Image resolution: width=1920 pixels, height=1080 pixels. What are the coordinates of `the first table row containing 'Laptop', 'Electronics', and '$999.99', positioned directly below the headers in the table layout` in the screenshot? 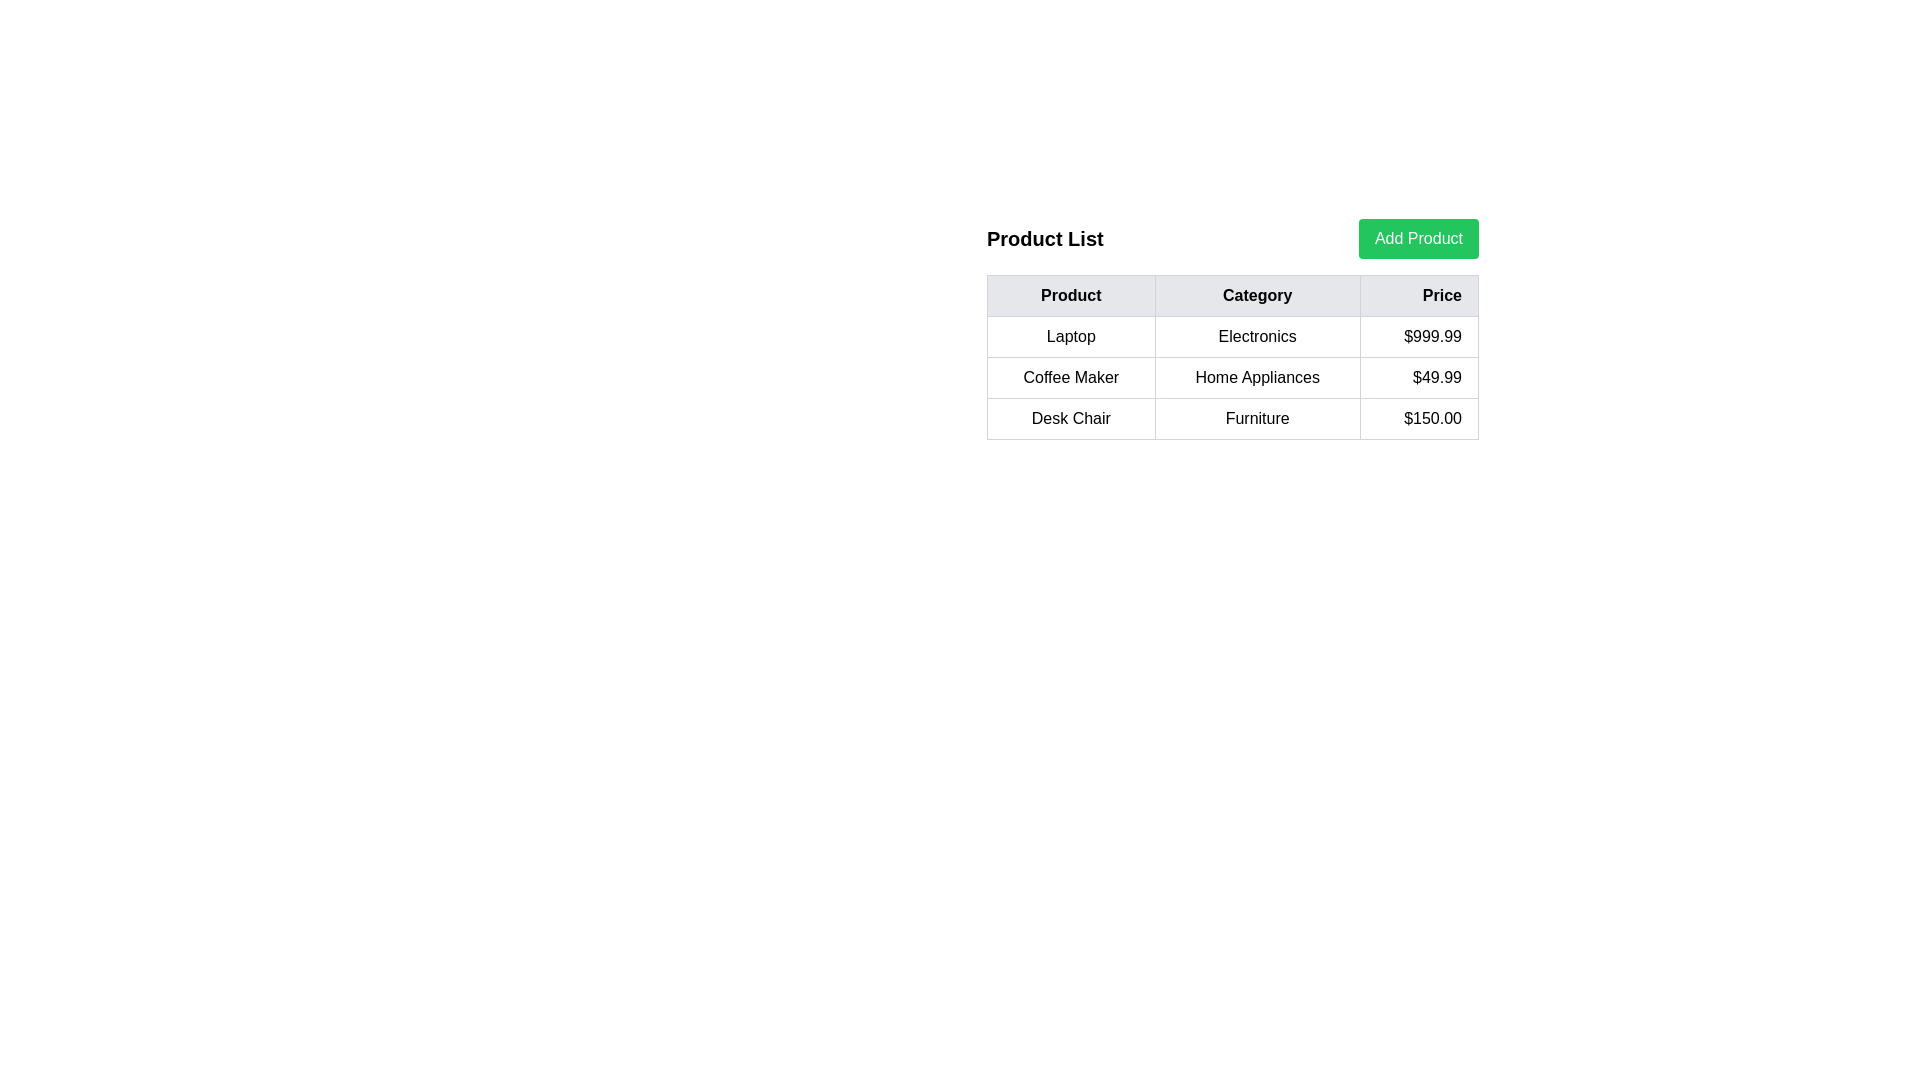 It's located at (1232, 335).